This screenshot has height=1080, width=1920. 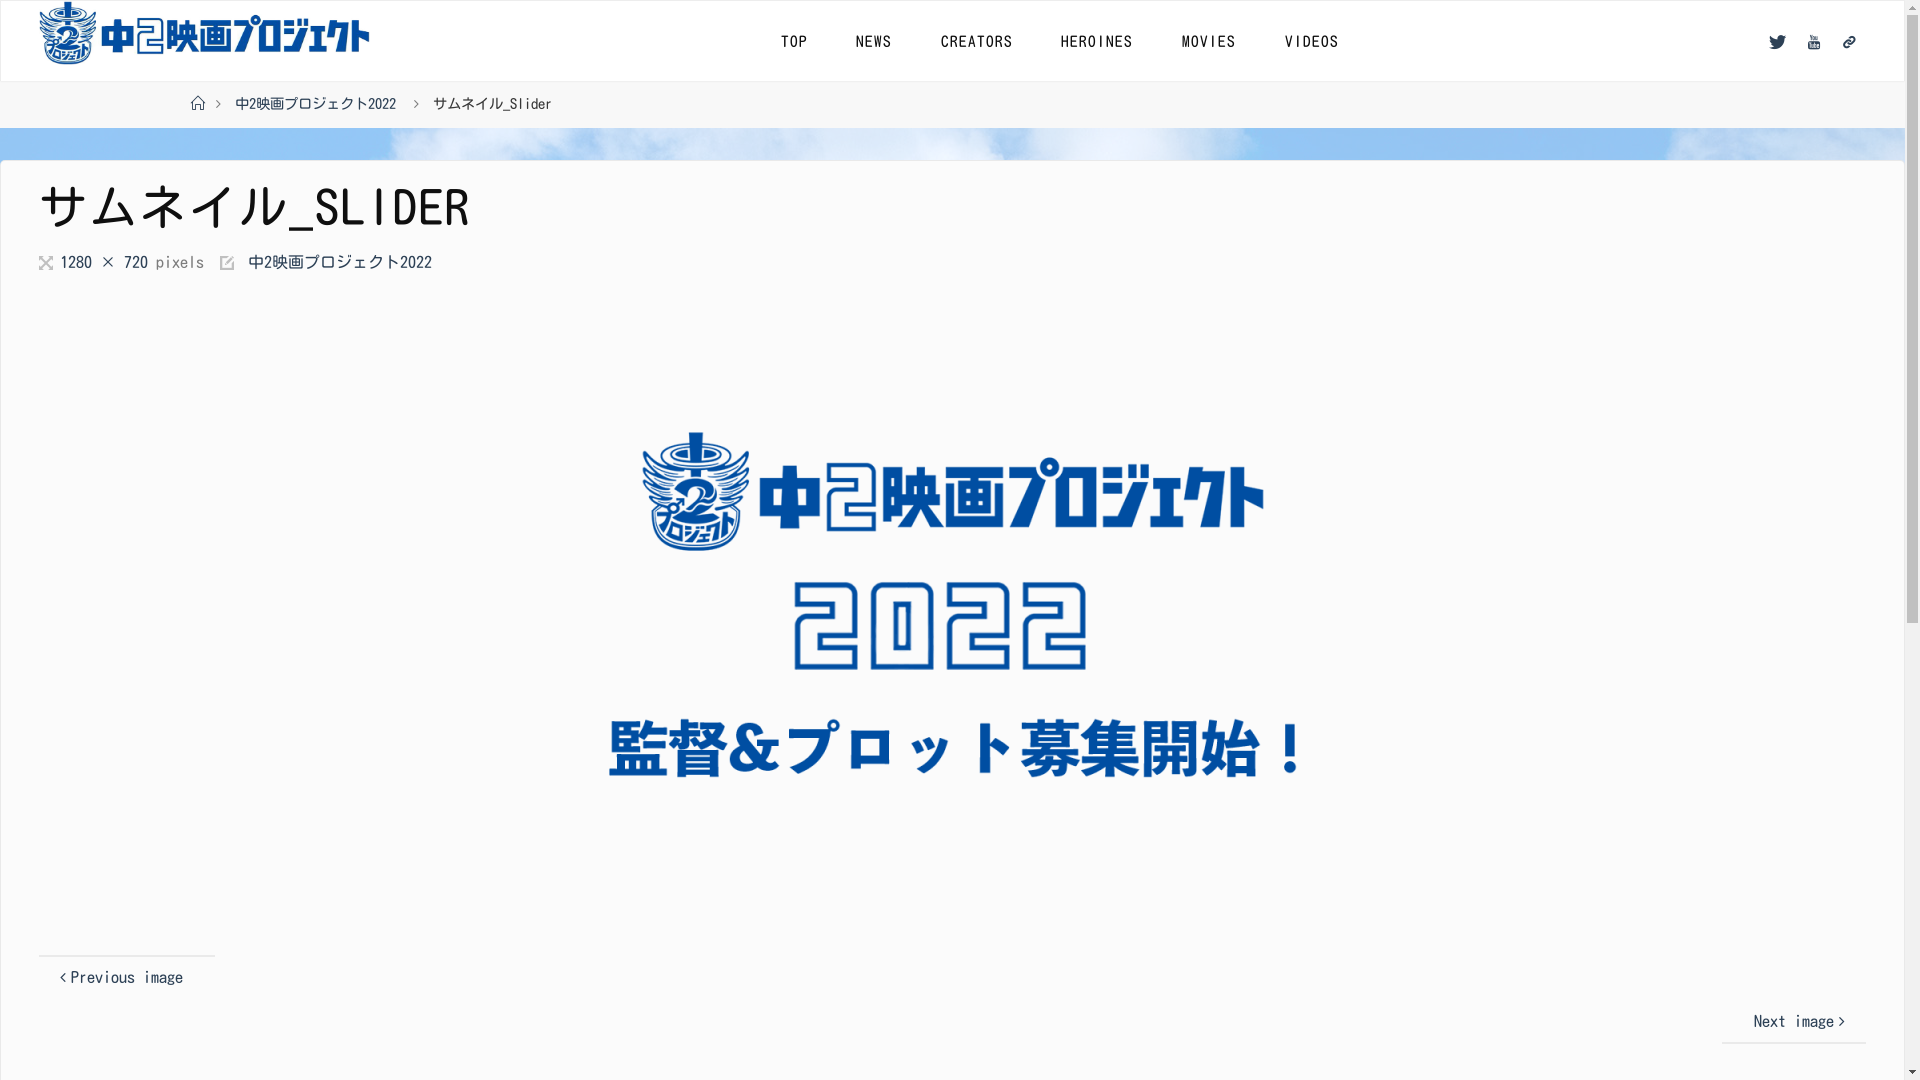 I want to click on 'NEWS', so click(x=874, y=41).